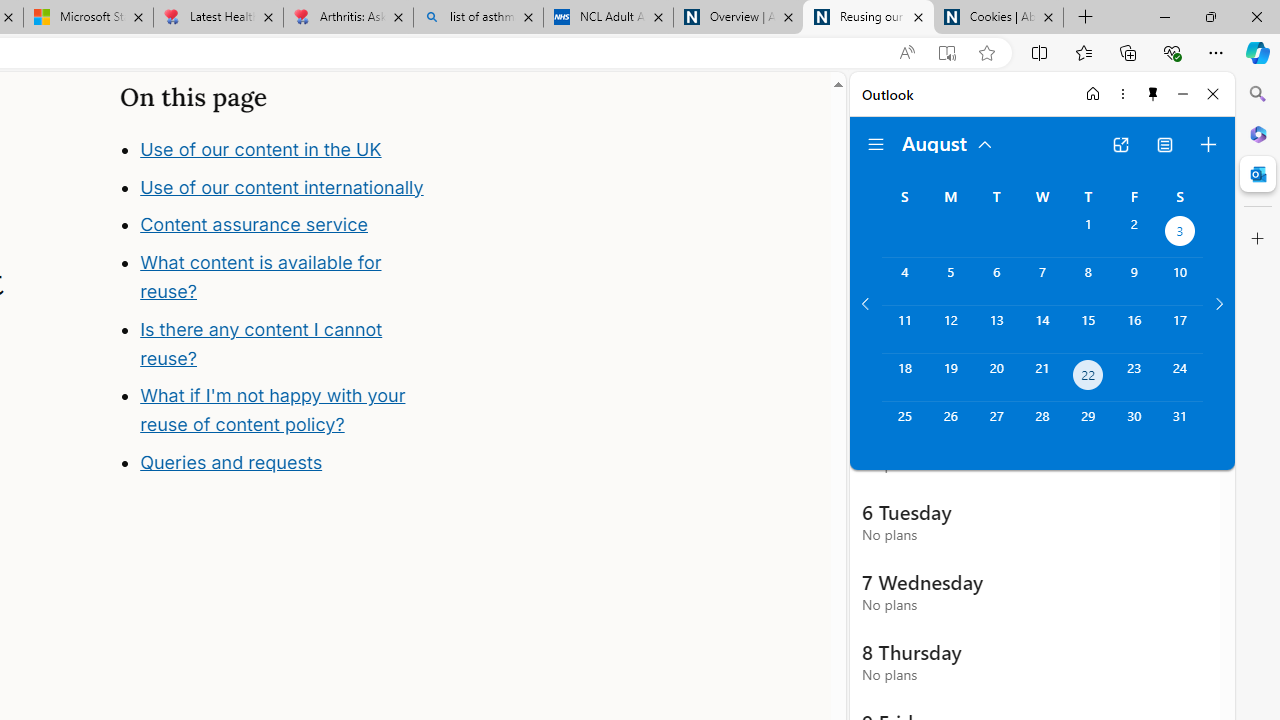  I want to click on 'Is there any content I cannot reuse?', so click(260, 342).